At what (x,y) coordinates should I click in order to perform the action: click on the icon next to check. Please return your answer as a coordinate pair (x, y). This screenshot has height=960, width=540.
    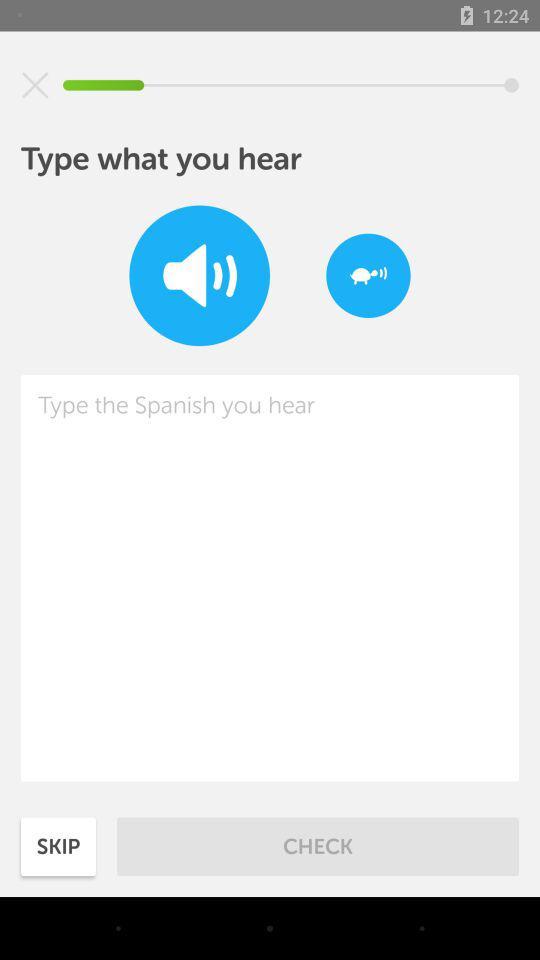
    Looking at the image, I should click on (58, 845).